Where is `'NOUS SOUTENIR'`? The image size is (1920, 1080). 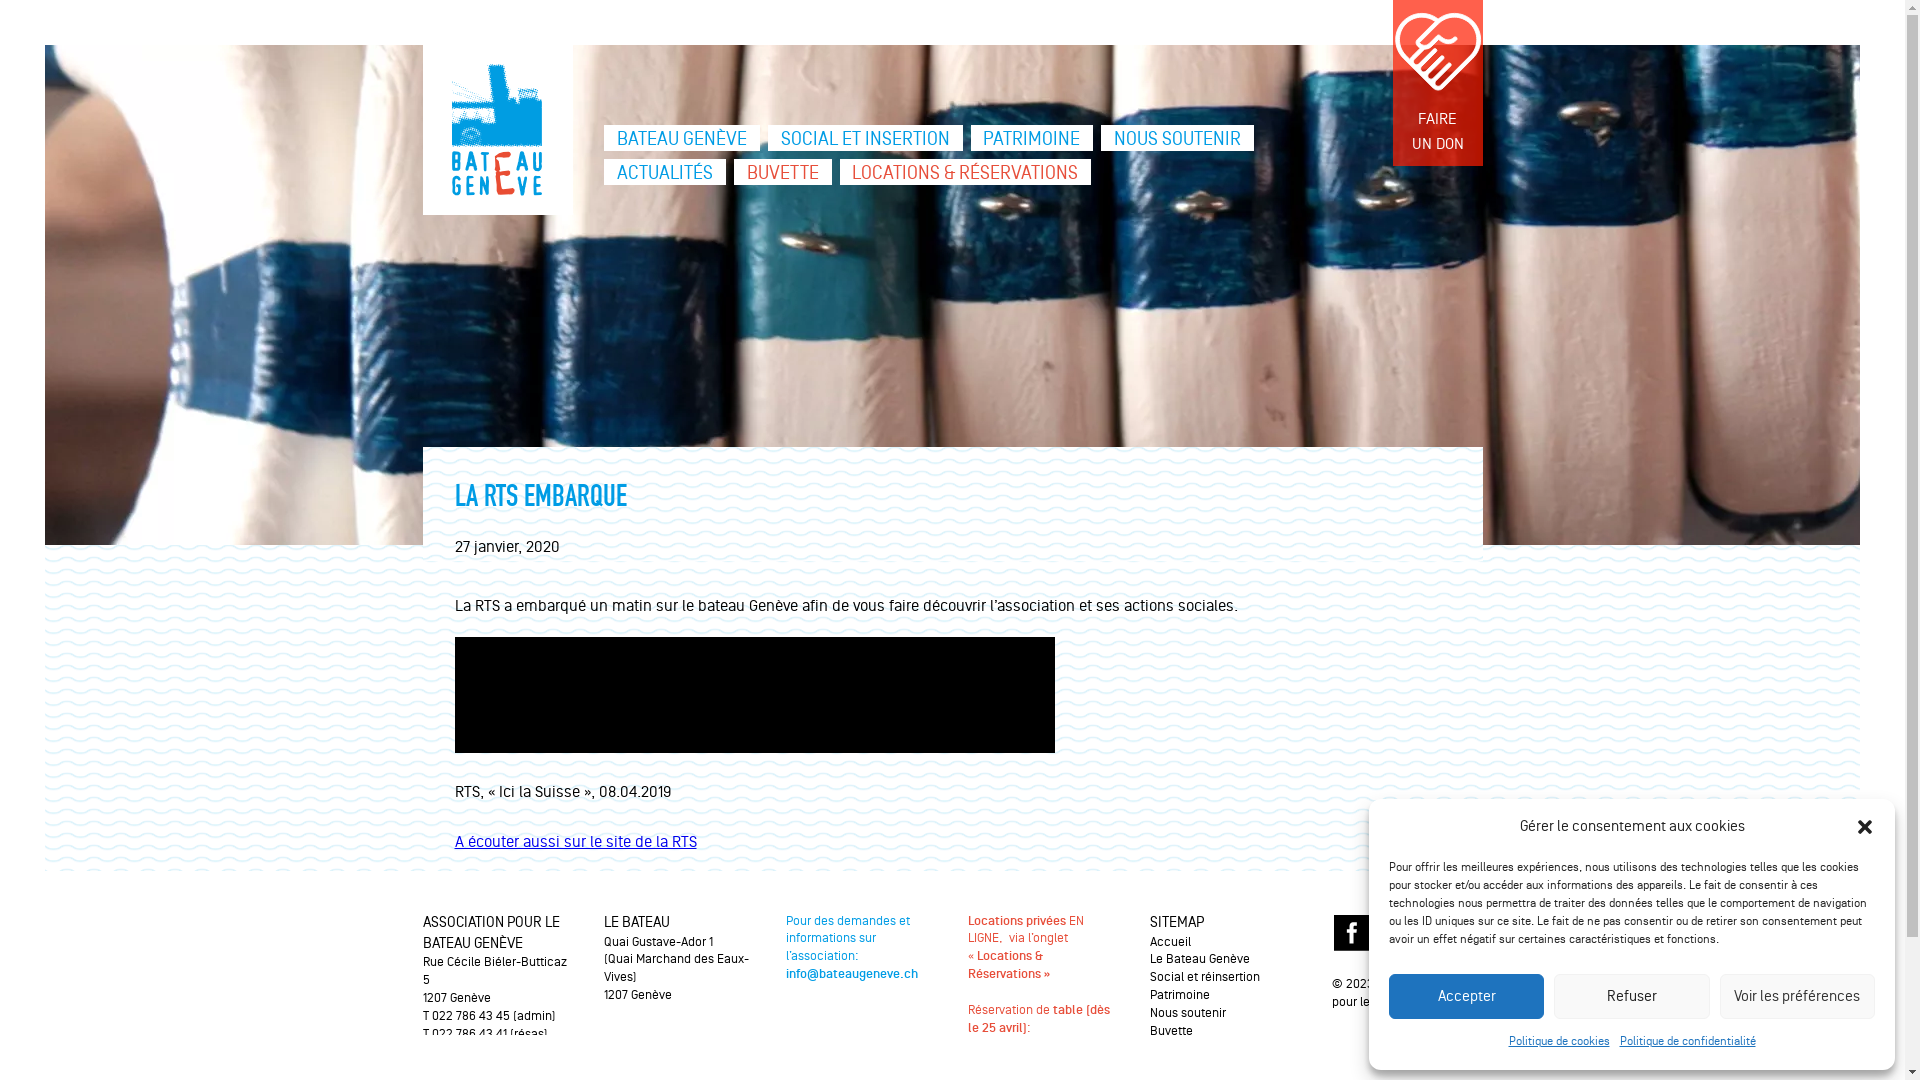 'NOUS SOUTENIR' is located at coordinates (1177, 137).